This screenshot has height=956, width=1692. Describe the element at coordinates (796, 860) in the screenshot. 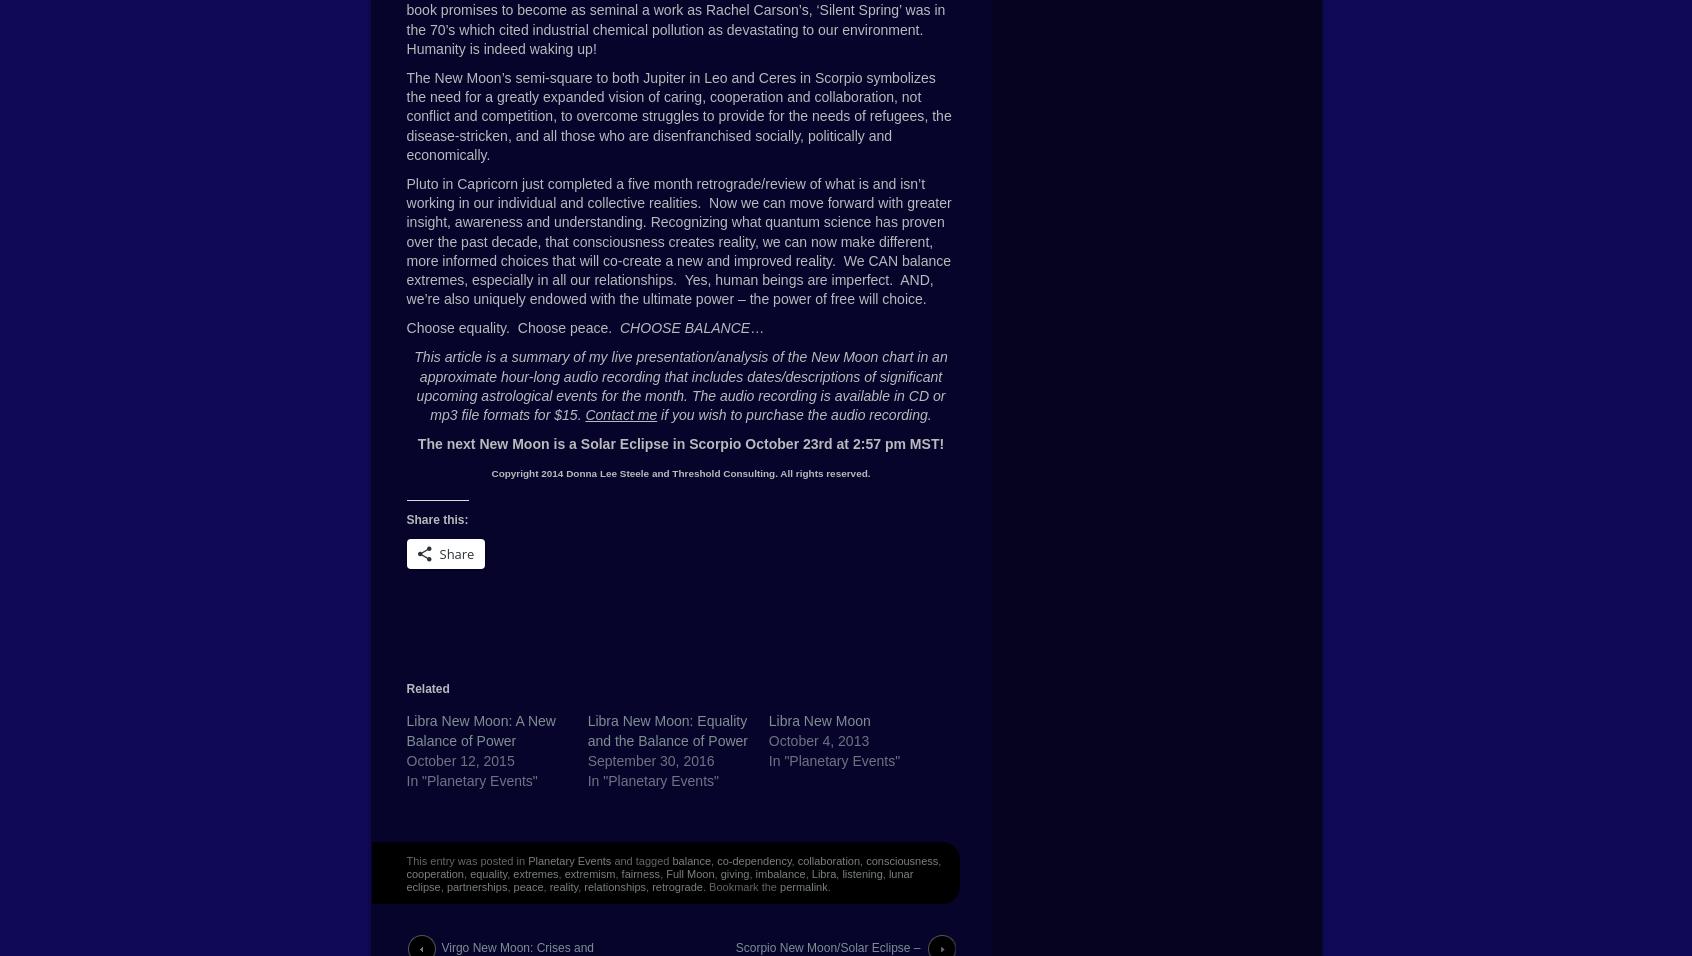

I see `'collaboration'` at that location.